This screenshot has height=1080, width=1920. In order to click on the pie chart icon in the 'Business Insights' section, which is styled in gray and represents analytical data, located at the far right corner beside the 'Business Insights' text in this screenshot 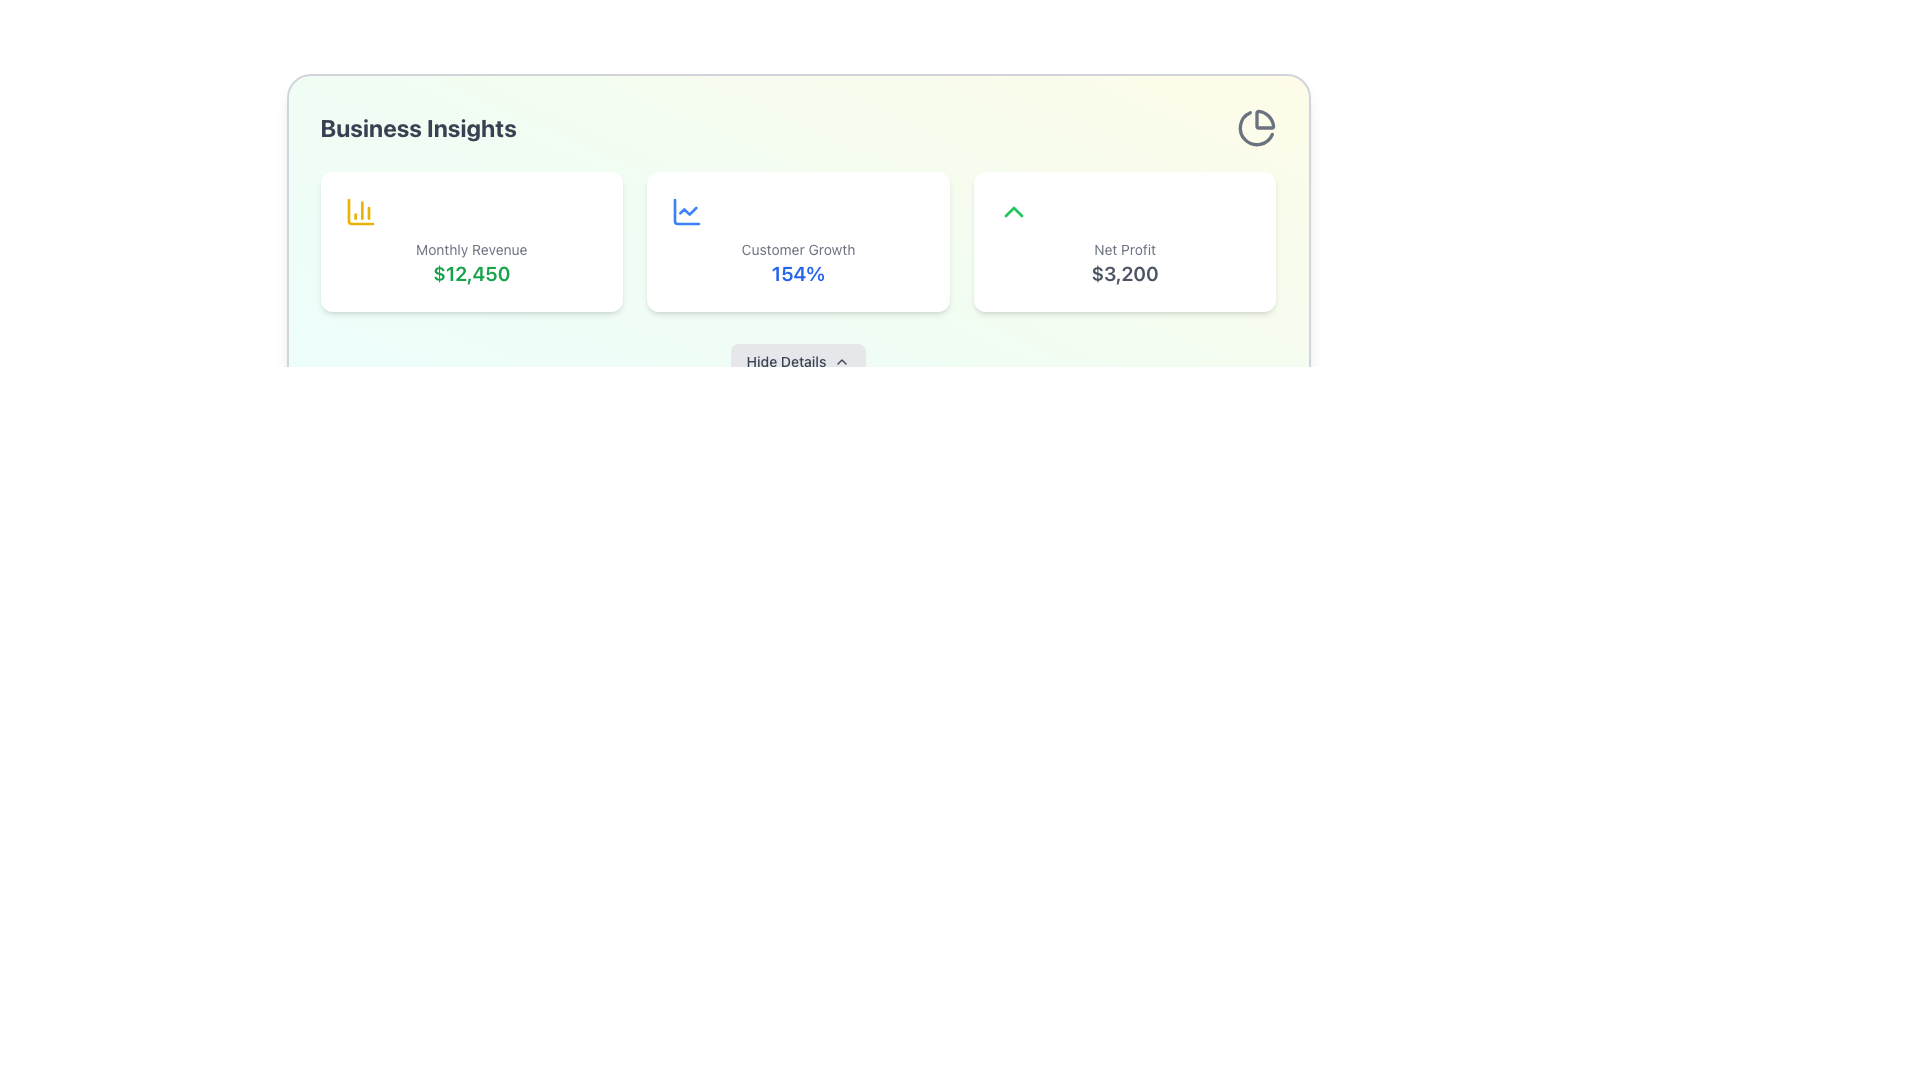, I will do `click(1255, 127)`.